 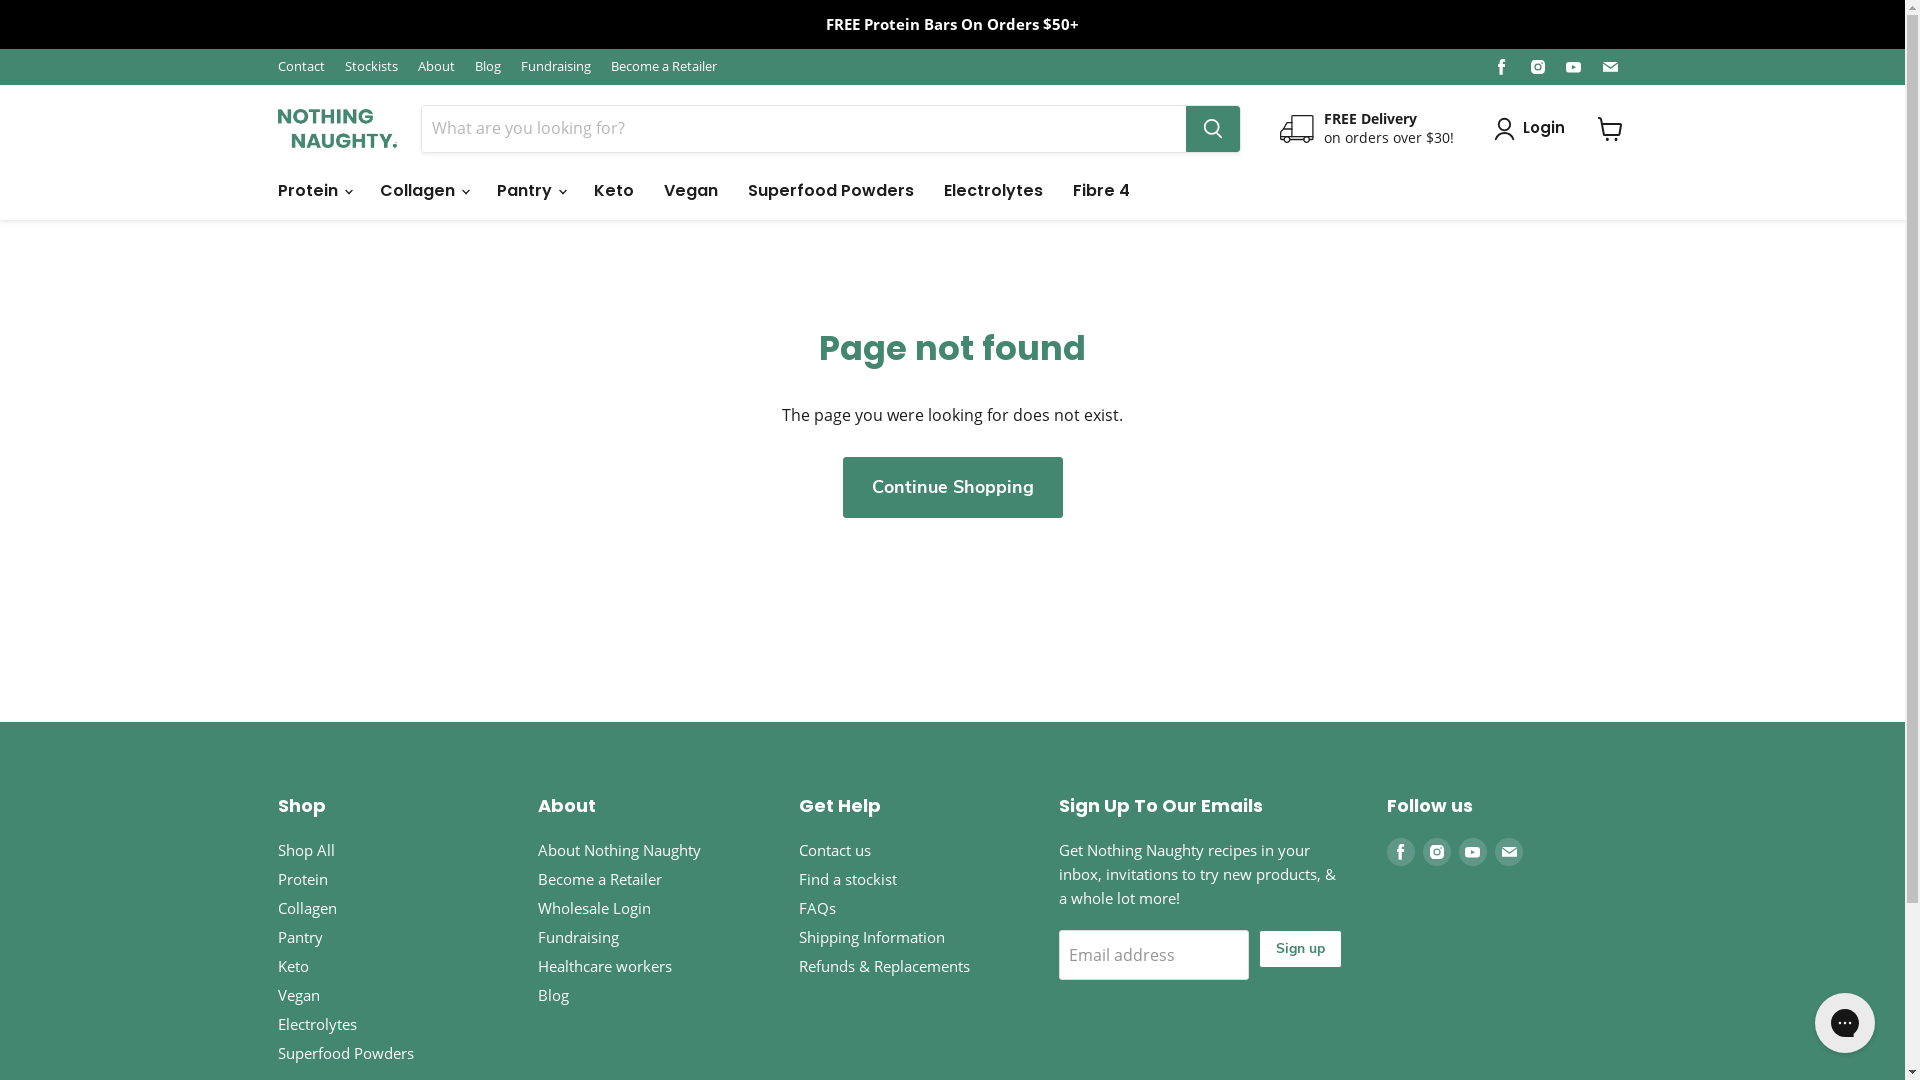 What do you see at coordinates (1056, 191) in the screenshot?
I see `'Fibre 4'` at bounding box center [1056, 191].